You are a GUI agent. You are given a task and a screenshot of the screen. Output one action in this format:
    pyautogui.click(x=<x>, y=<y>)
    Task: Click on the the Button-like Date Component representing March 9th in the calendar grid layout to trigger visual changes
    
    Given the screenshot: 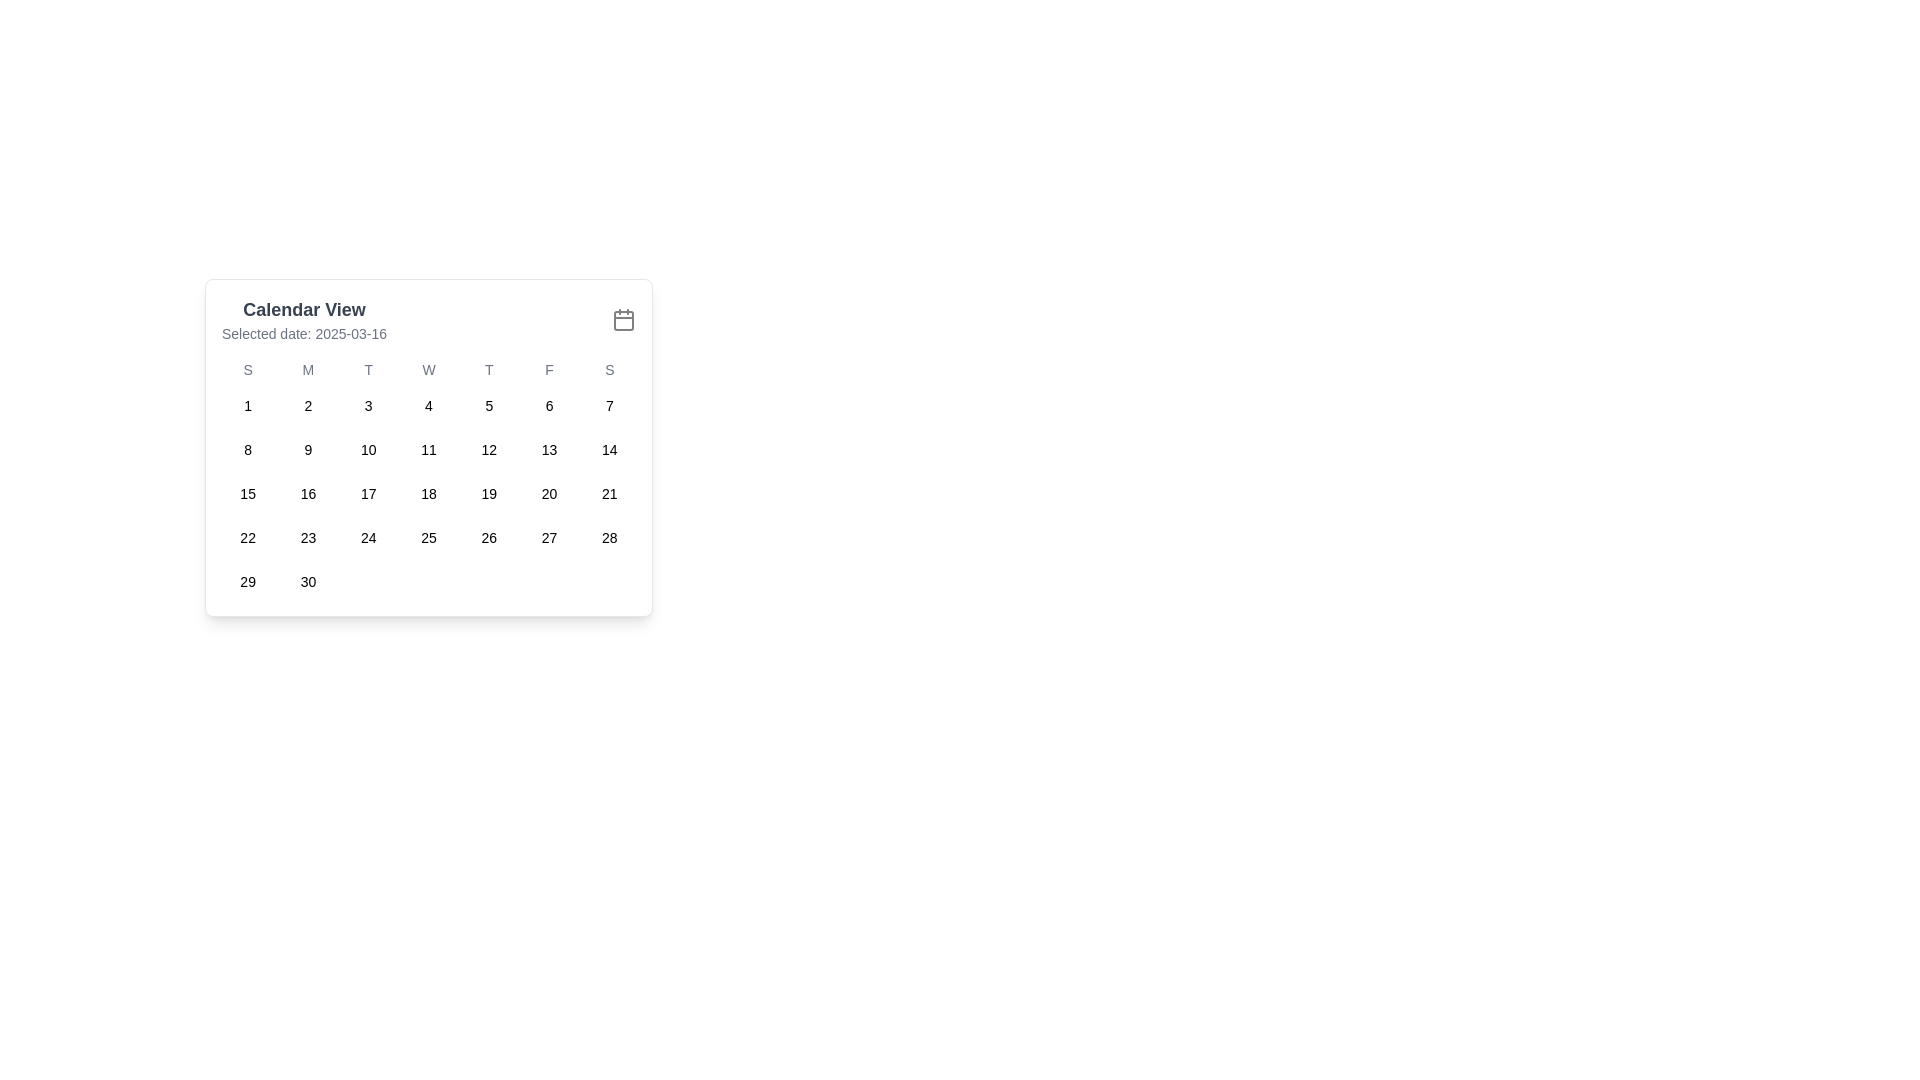 What is the action you would take?
    pyautogui.click(x=307, y=450)
    